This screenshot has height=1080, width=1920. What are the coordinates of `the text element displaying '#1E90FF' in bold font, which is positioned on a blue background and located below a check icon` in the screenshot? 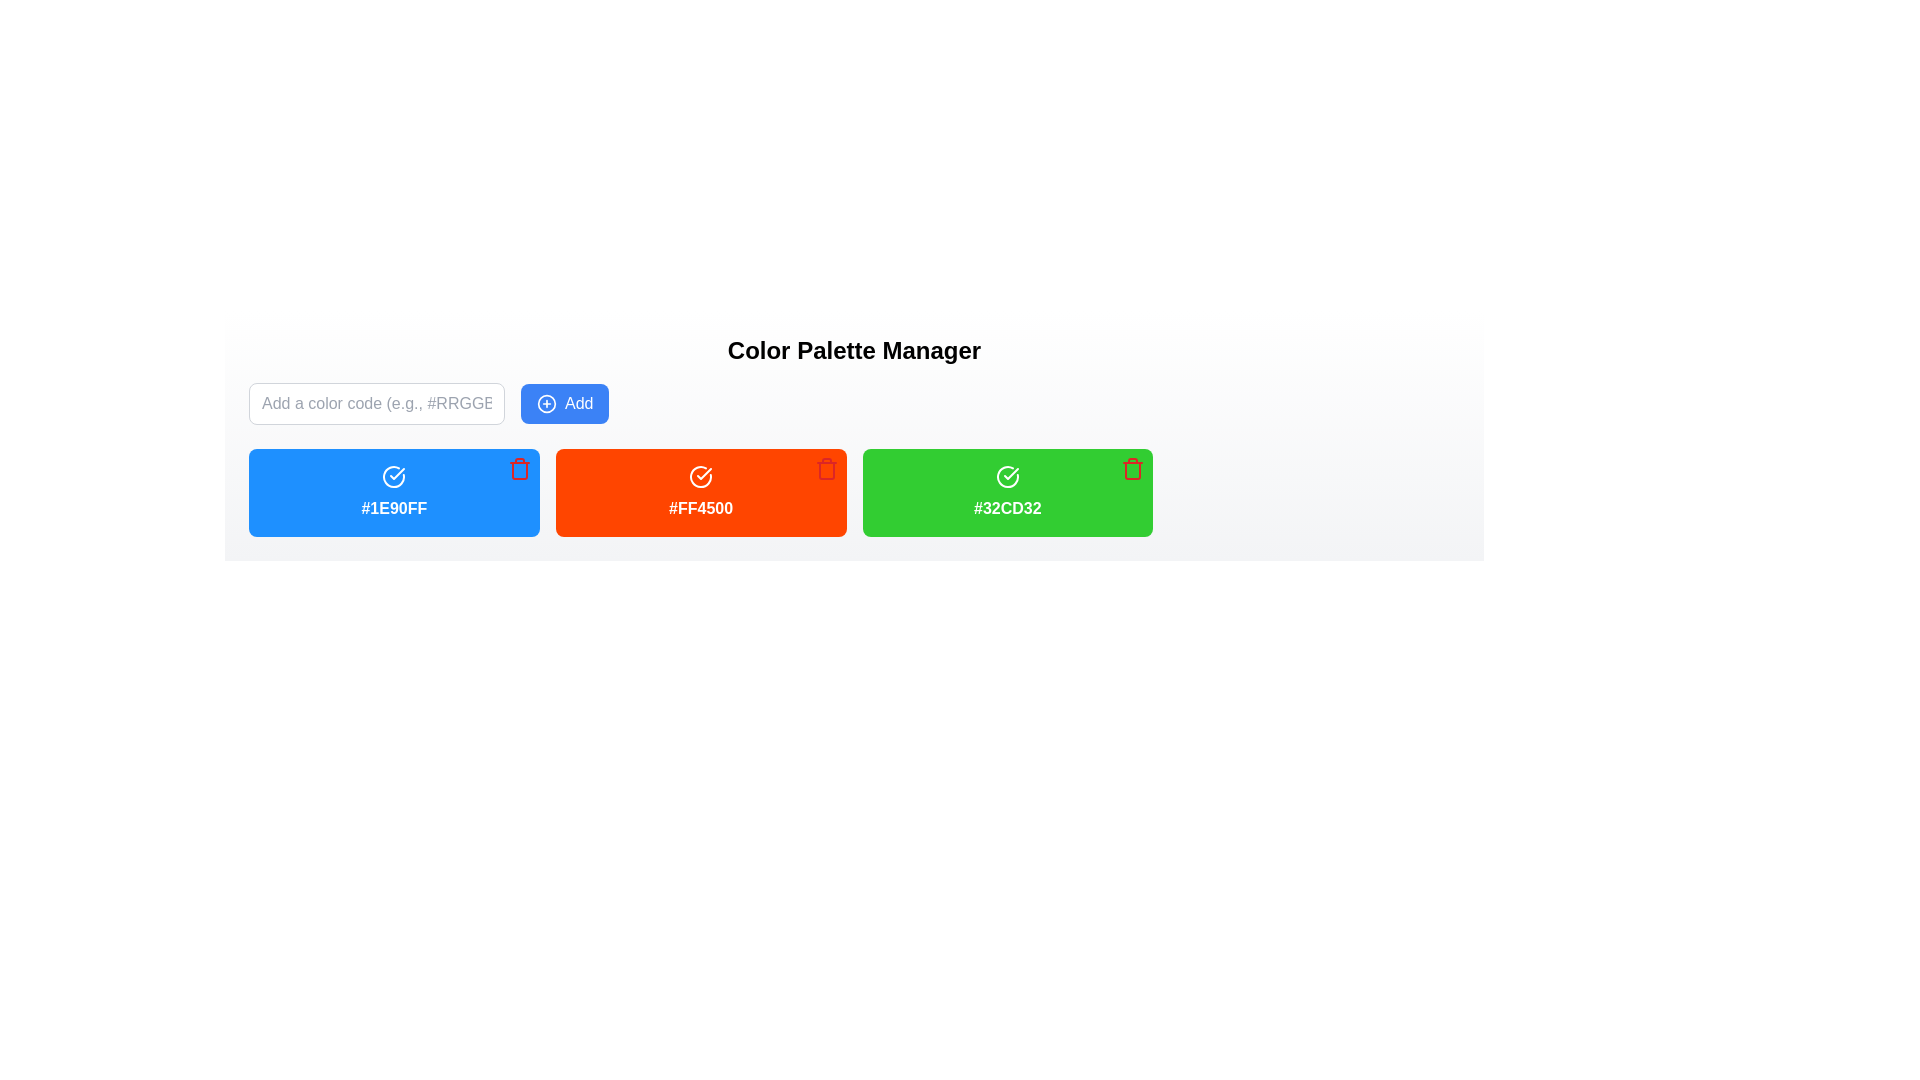 It's located at (394, 508).